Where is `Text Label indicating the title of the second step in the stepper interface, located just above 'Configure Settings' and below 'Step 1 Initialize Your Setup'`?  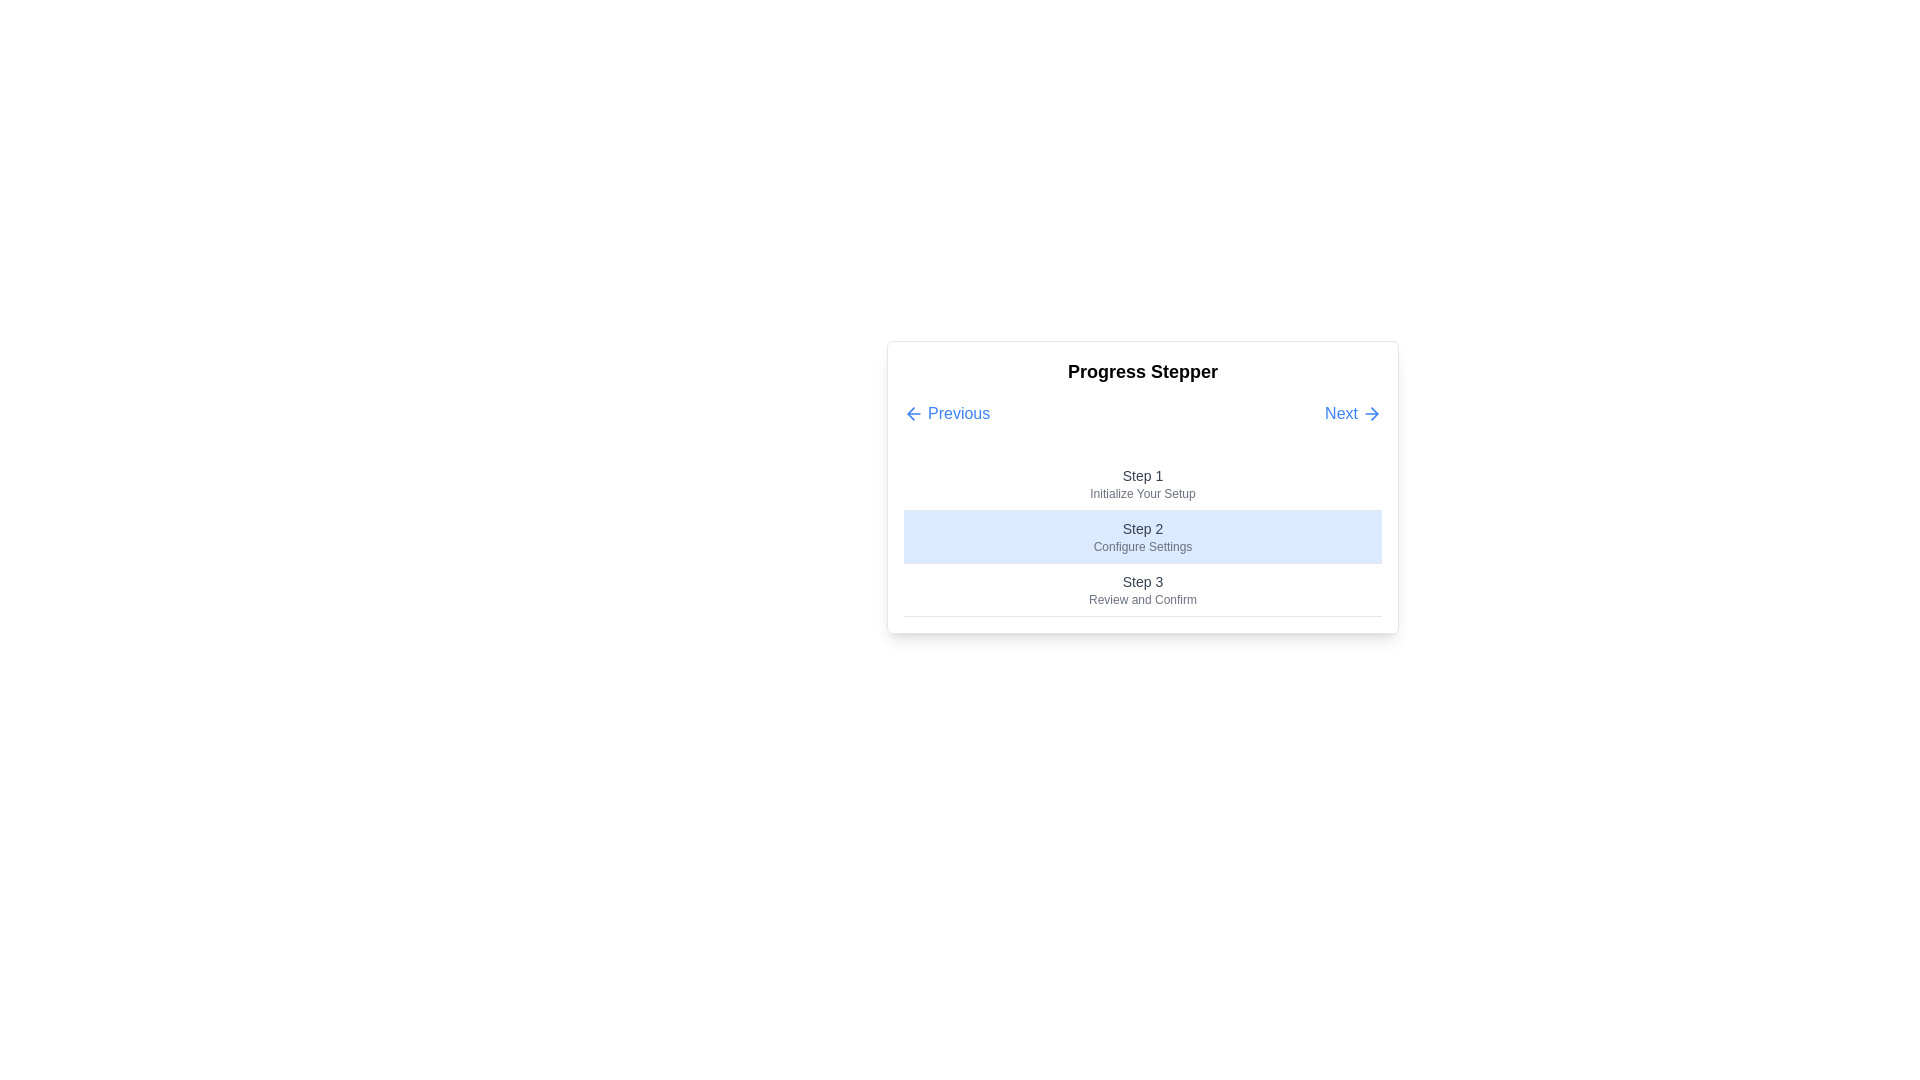 Text Label indicating the title of the second step in the stepper interface, located just above 'Configure Settings' and below 'Step 1 Initialize Your Setup' is located at coordinates (1142, 527).